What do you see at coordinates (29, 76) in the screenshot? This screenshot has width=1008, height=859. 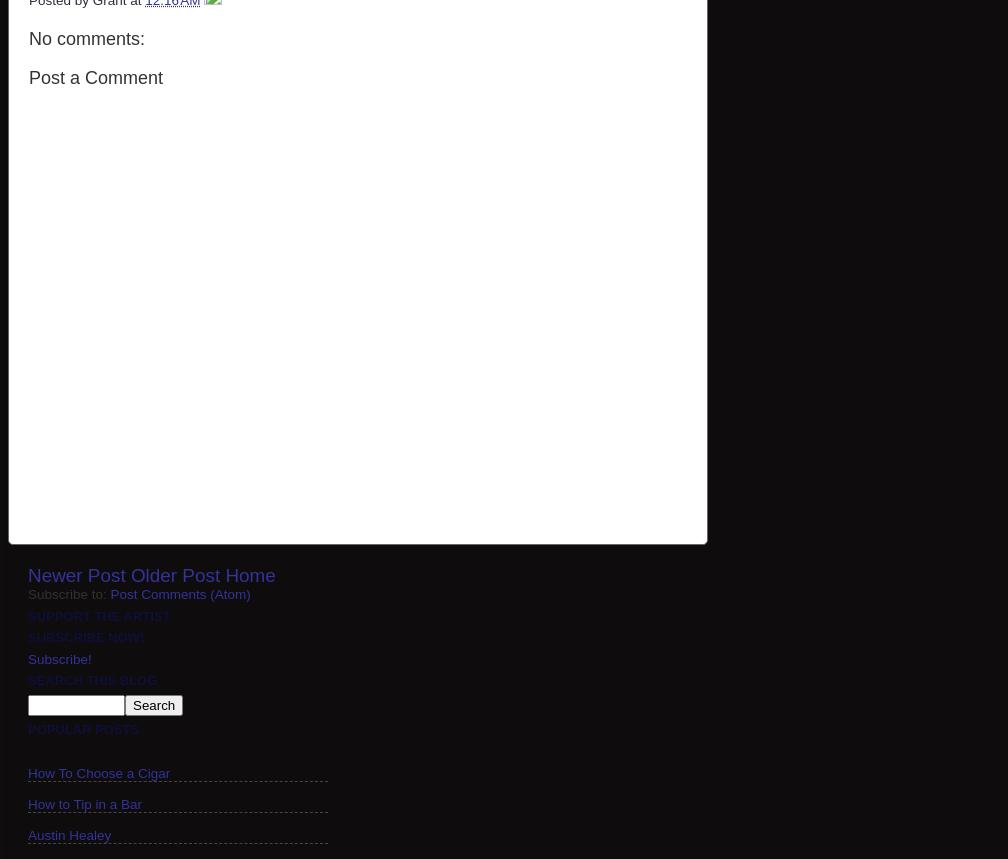 I see `'Post a Comment'` at bounding box center [29, 76].